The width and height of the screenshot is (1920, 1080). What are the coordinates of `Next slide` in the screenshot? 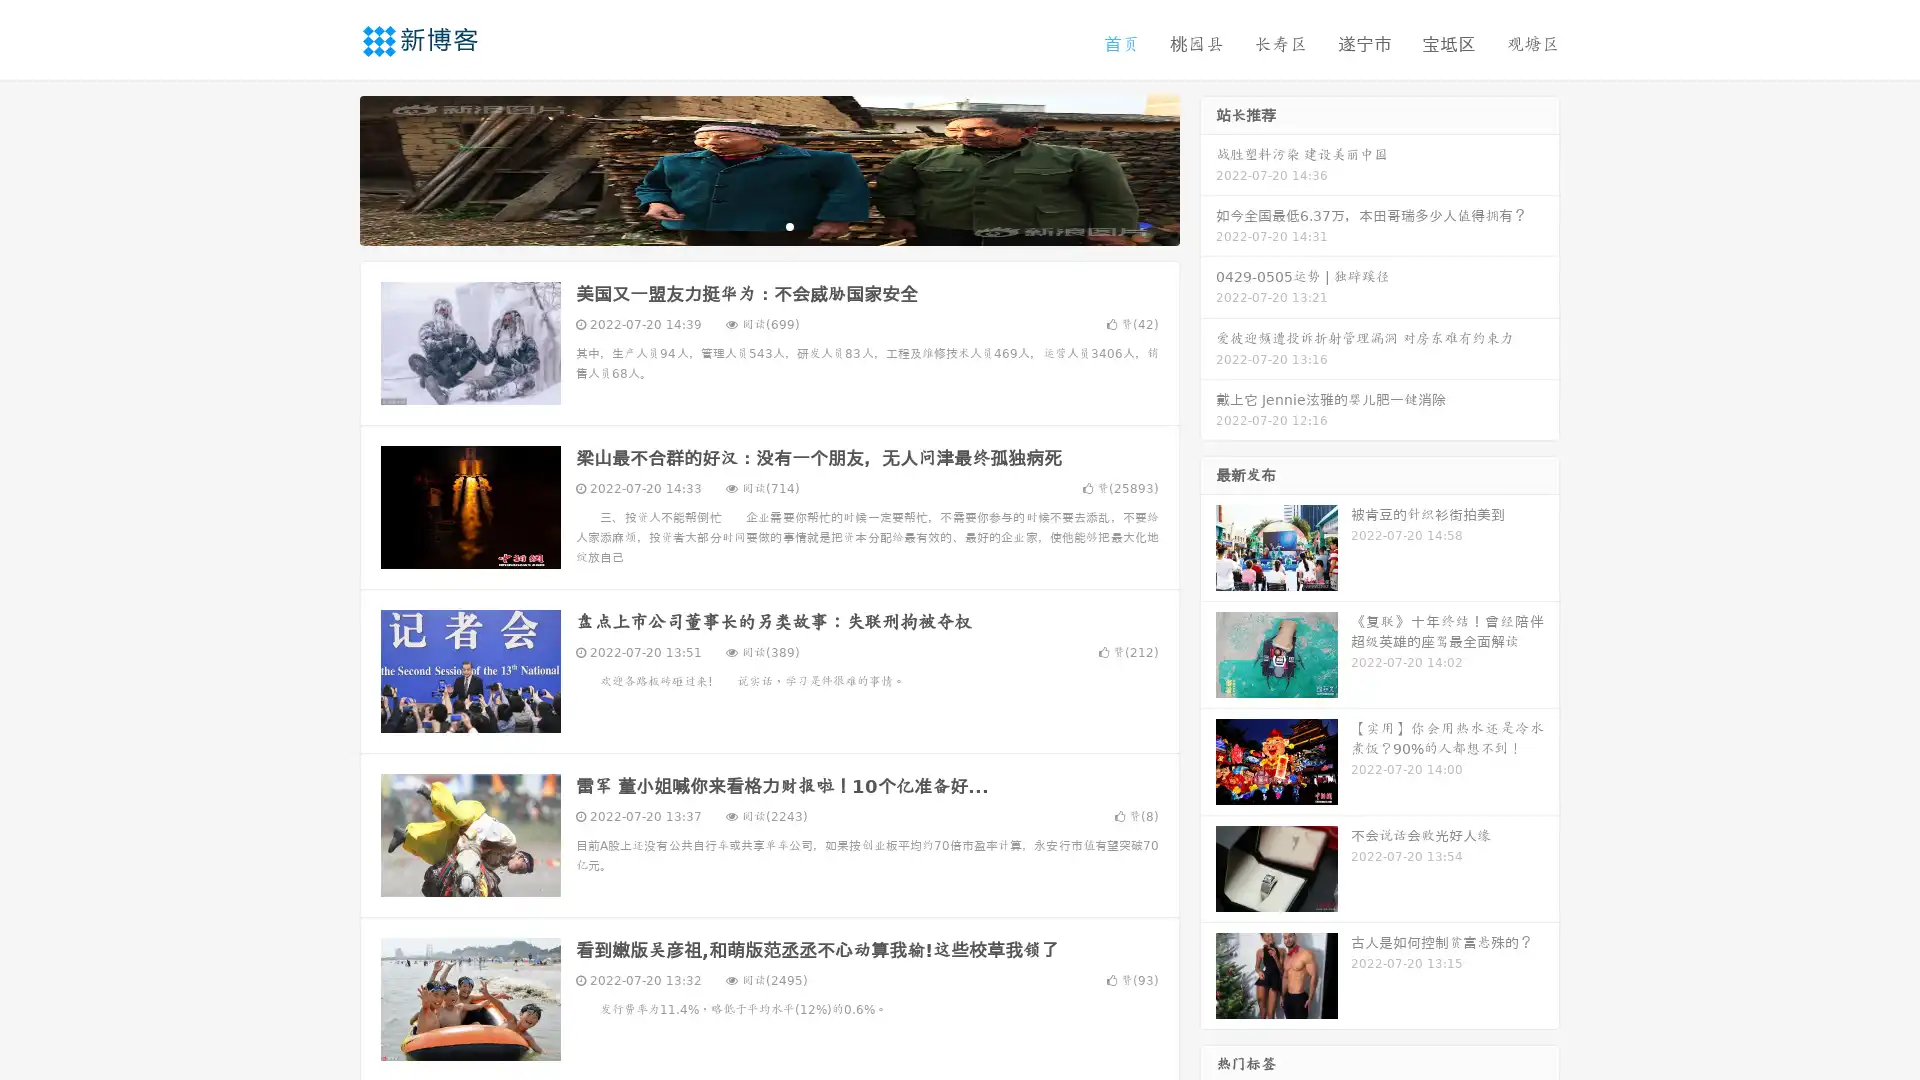 It's located at (1208, 168).